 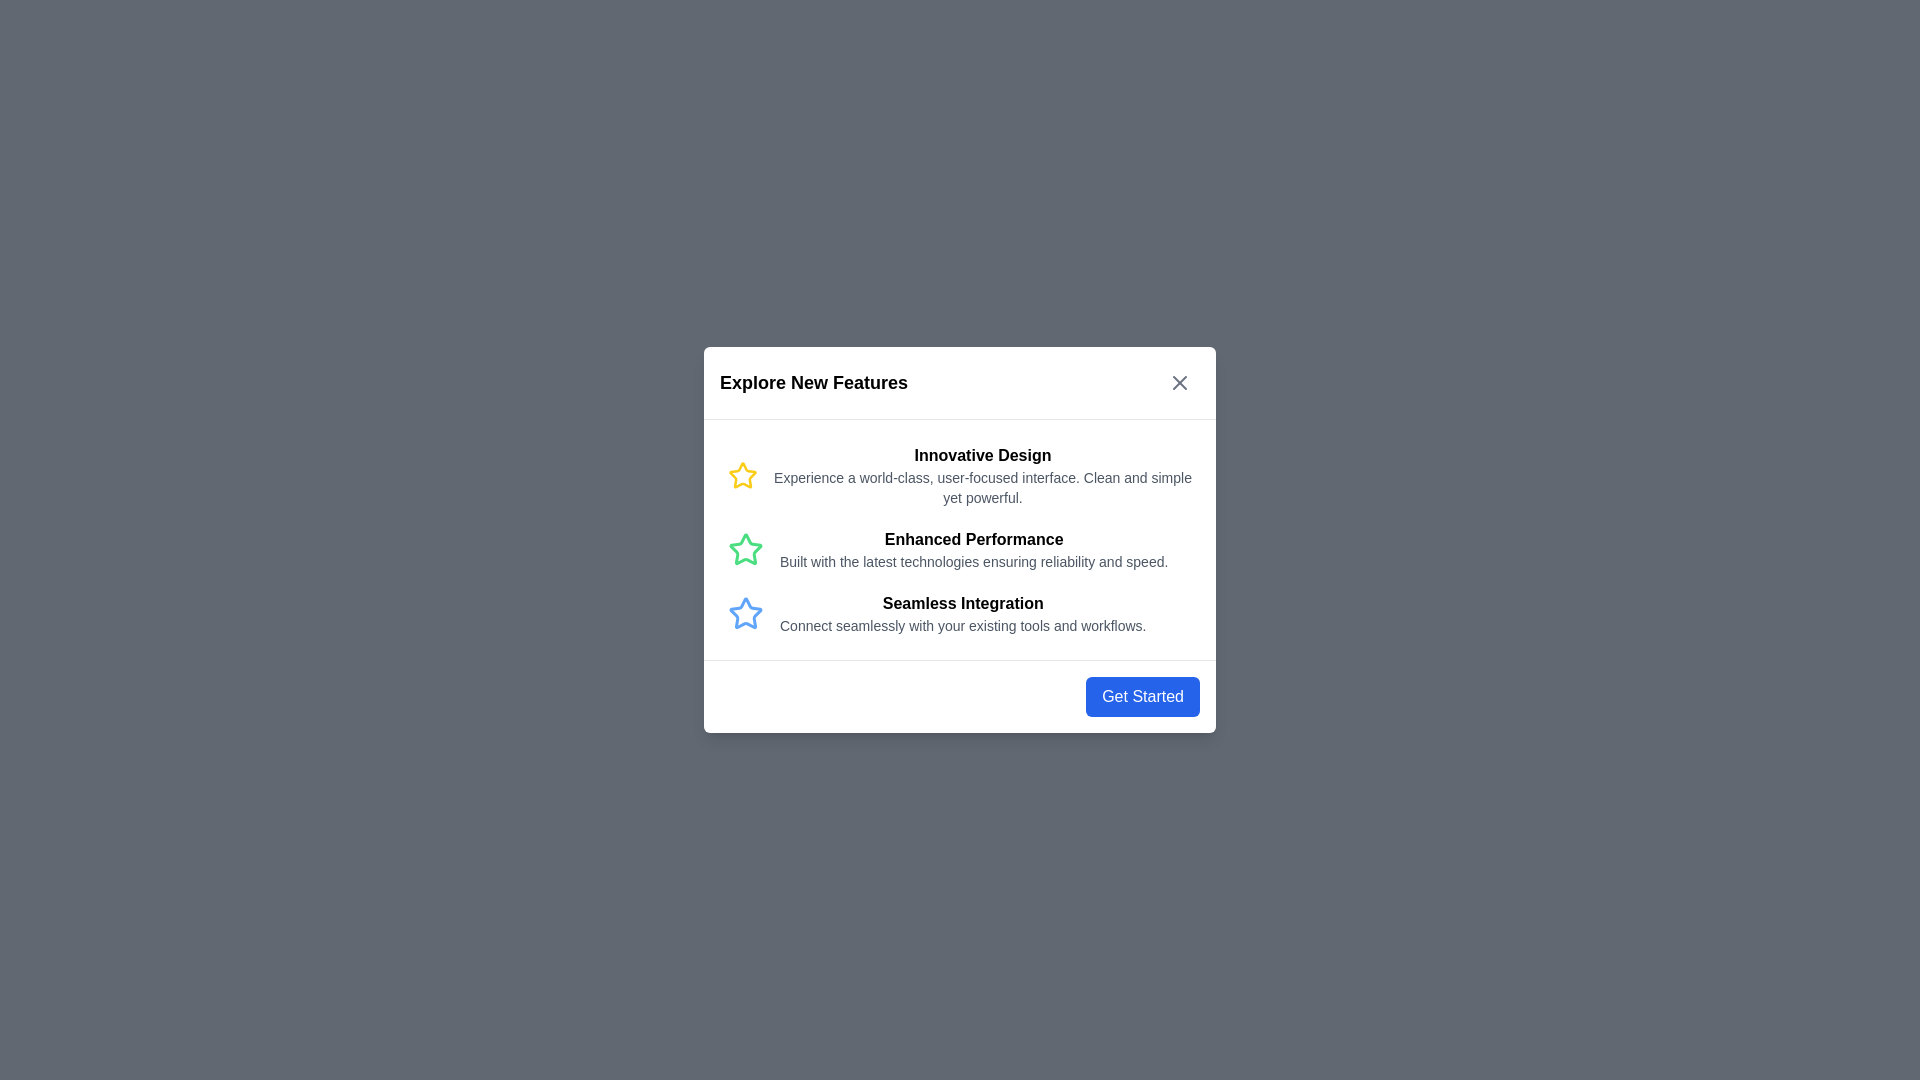 I want to click on textual description block conveying information about the 'Seamless Integration' feature located in the 'Explore New Features' modal, positioned below the 'Enhanced Performance' description, so click(x=963, y=612).